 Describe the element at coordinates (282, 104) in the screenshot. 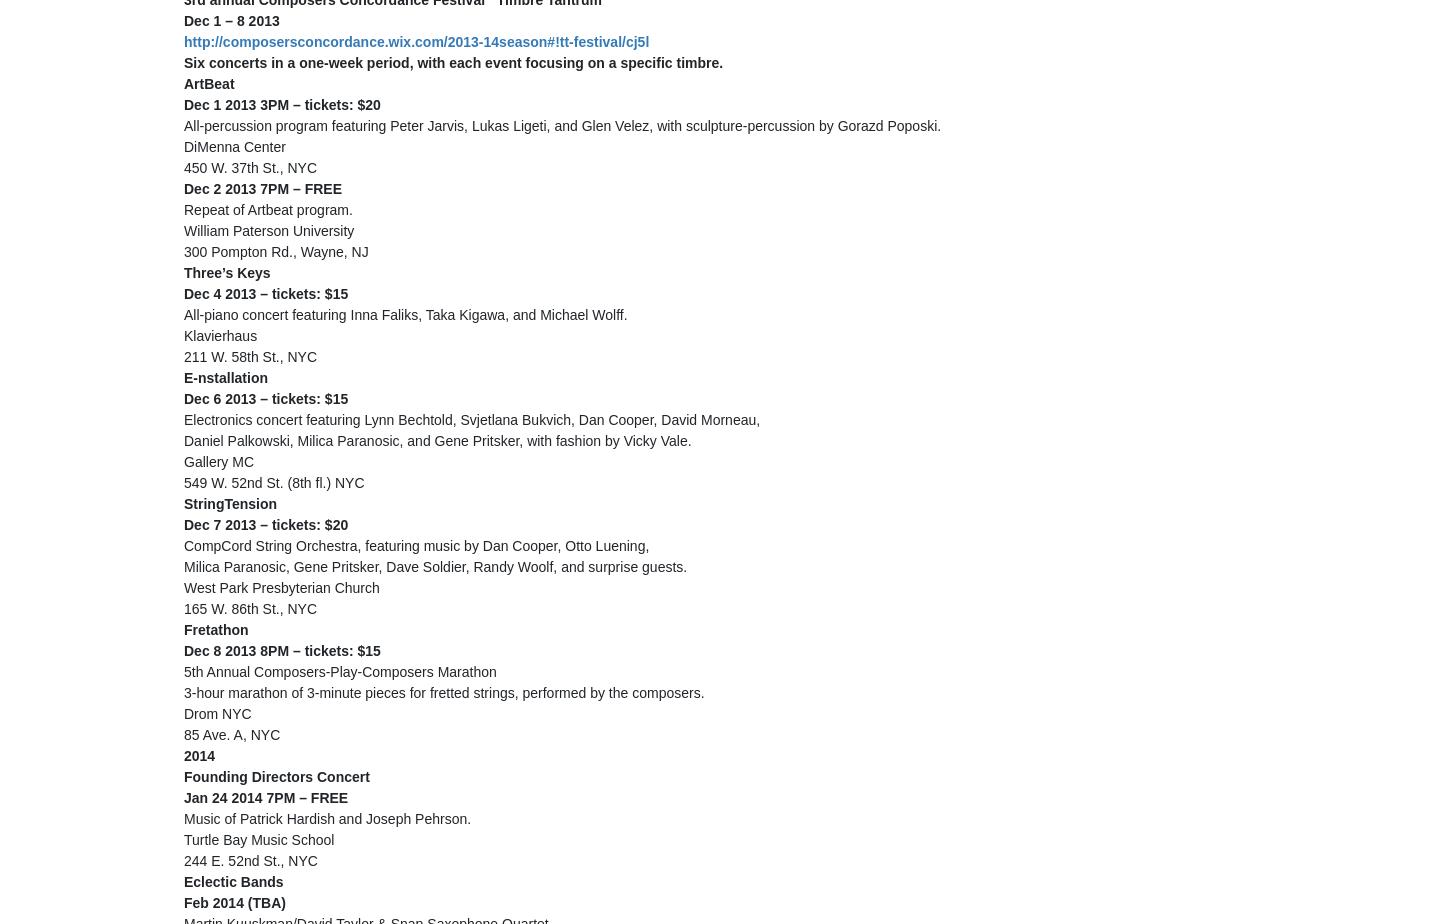

I see `'Dec 1 2013 3PM – tickets: $20'` at that location.